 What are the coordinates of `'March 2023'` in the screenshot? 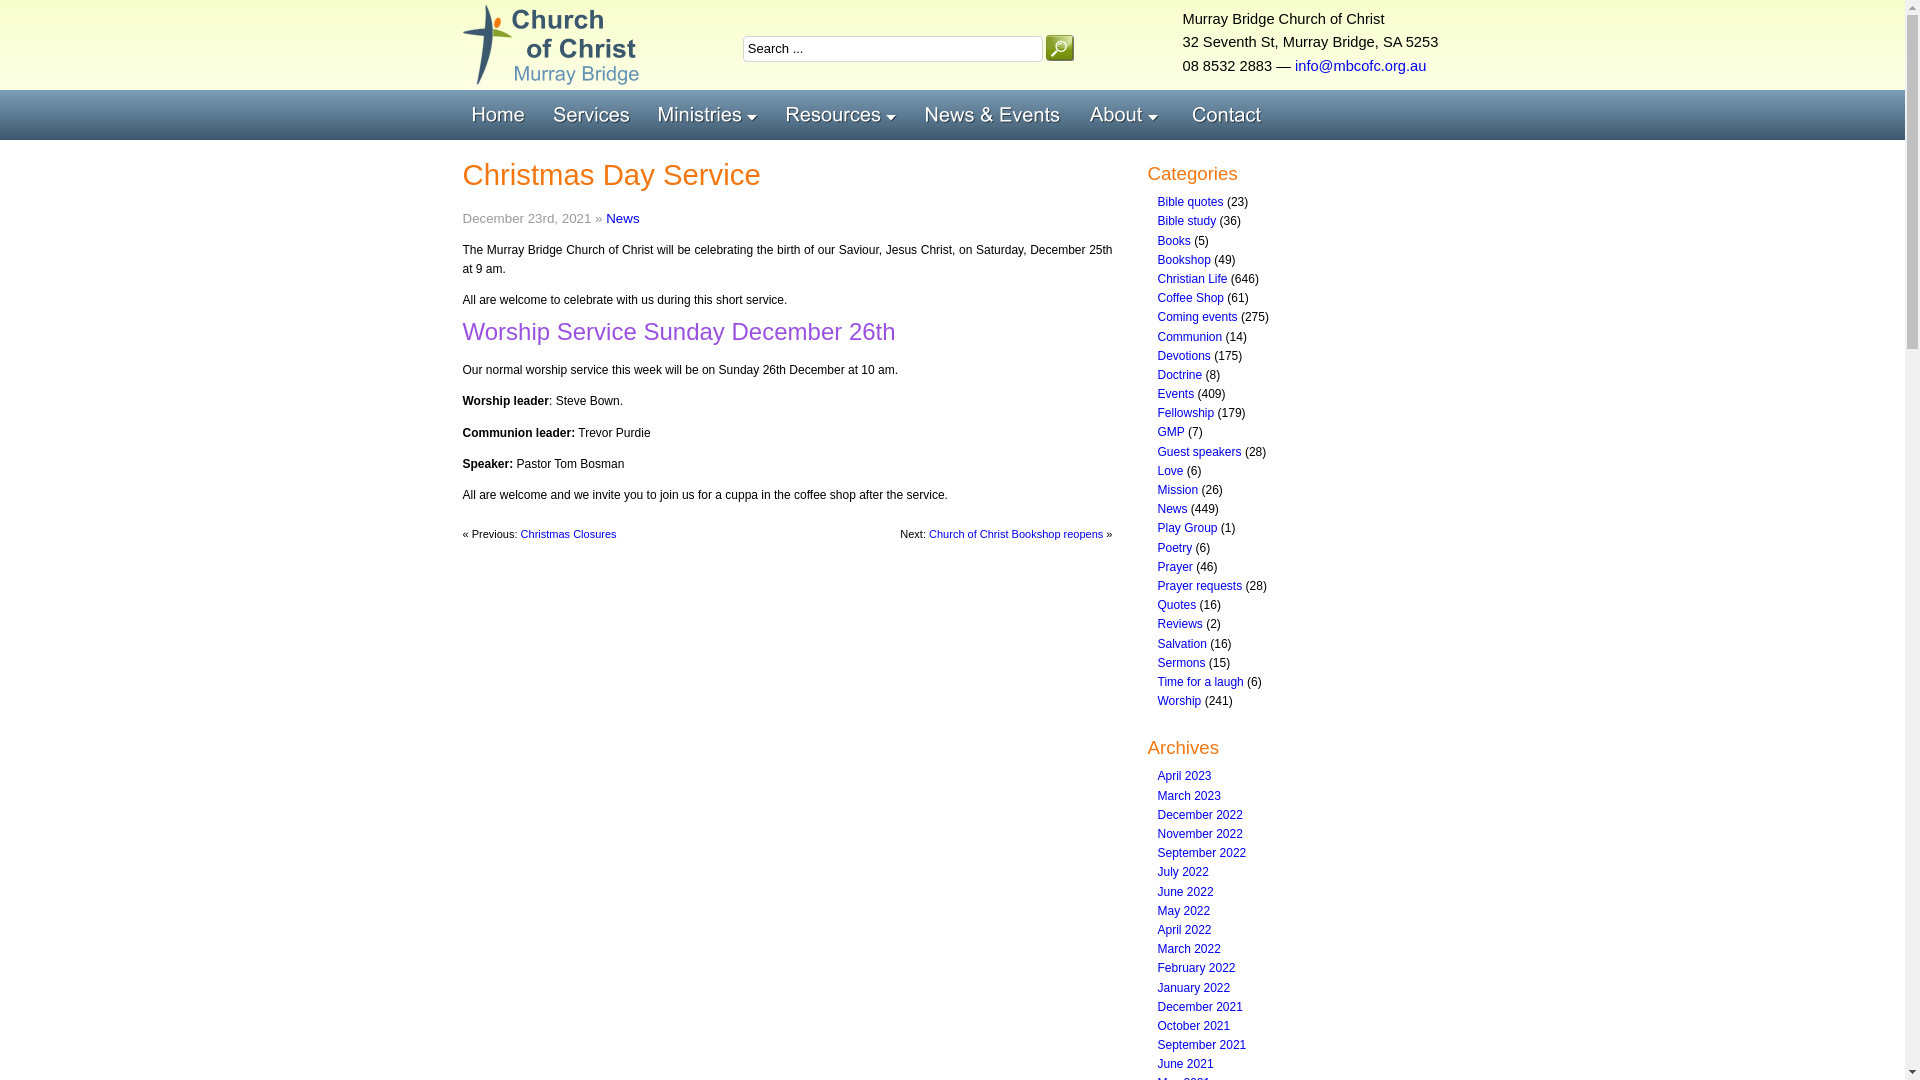 It's located at (1189, 794).